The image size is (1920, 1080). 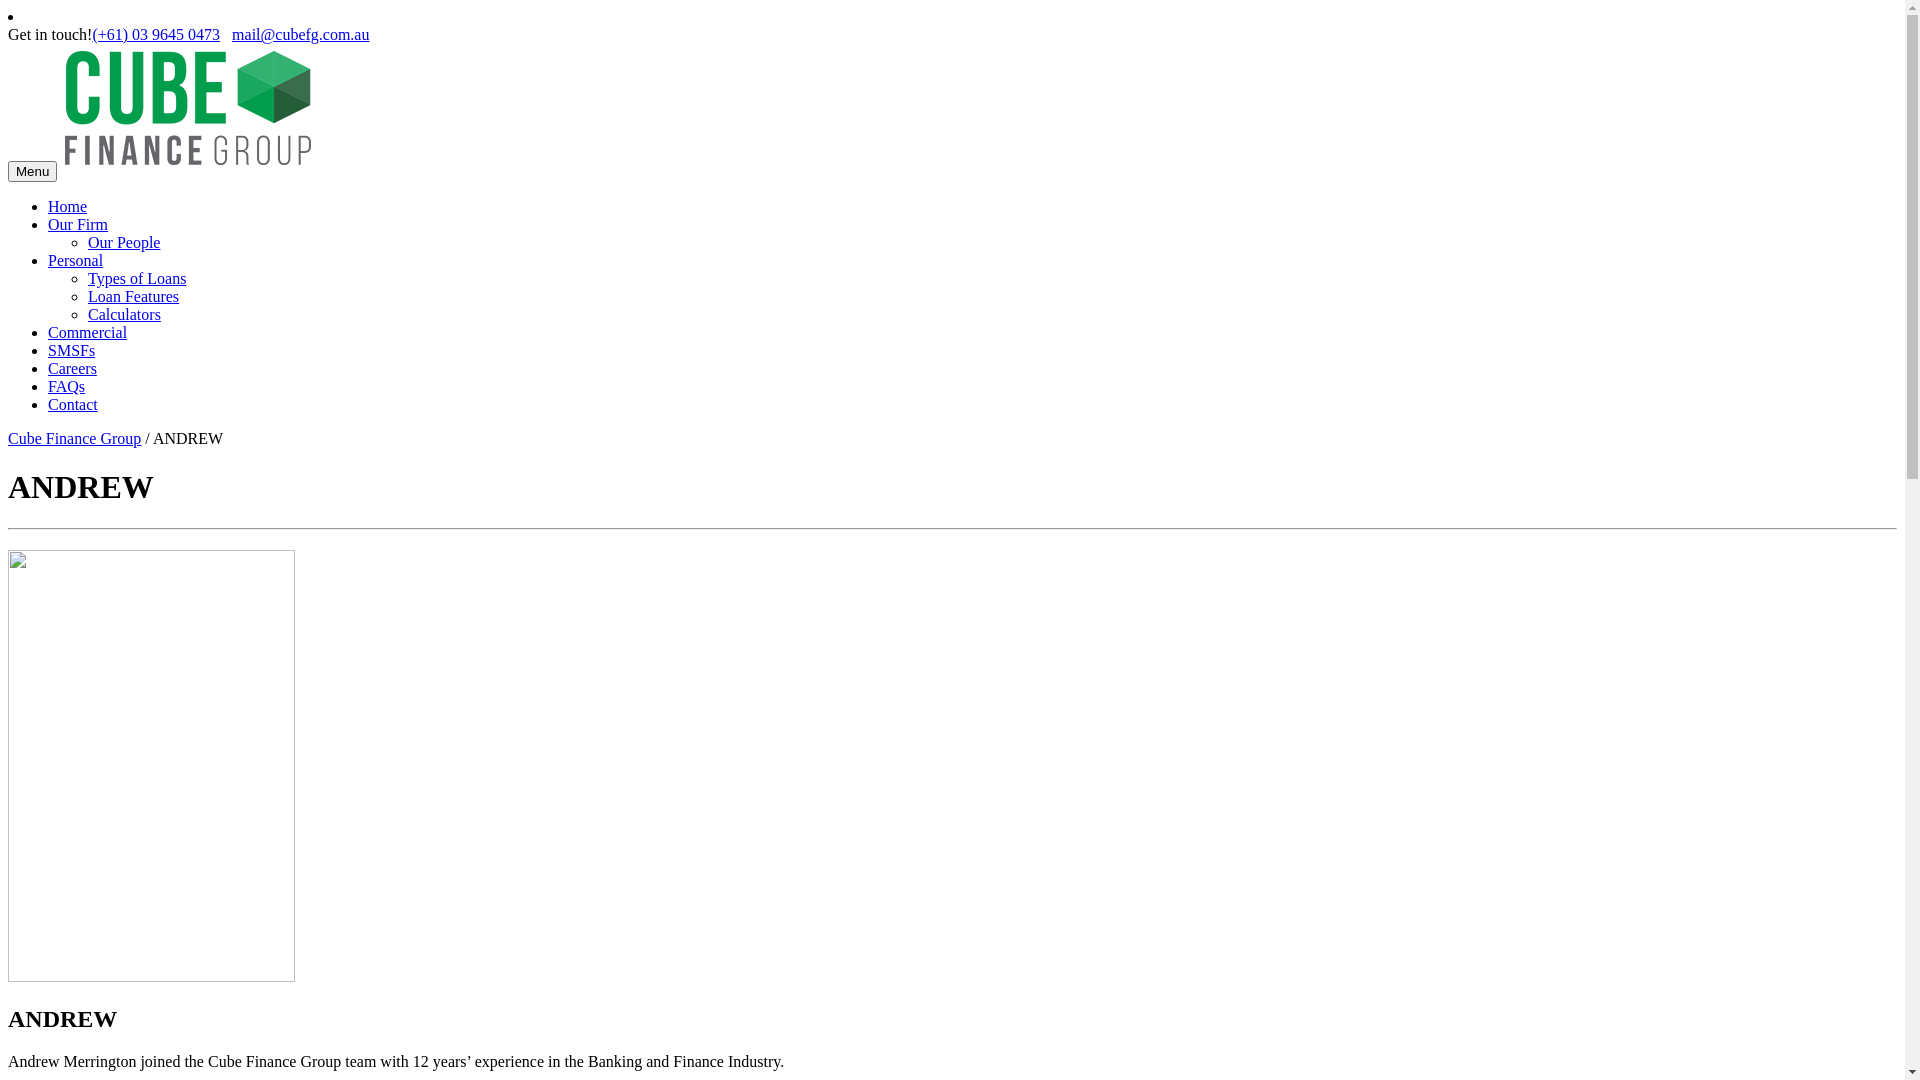 I want to click on 'Loan Features', so click(x=132, y=296).